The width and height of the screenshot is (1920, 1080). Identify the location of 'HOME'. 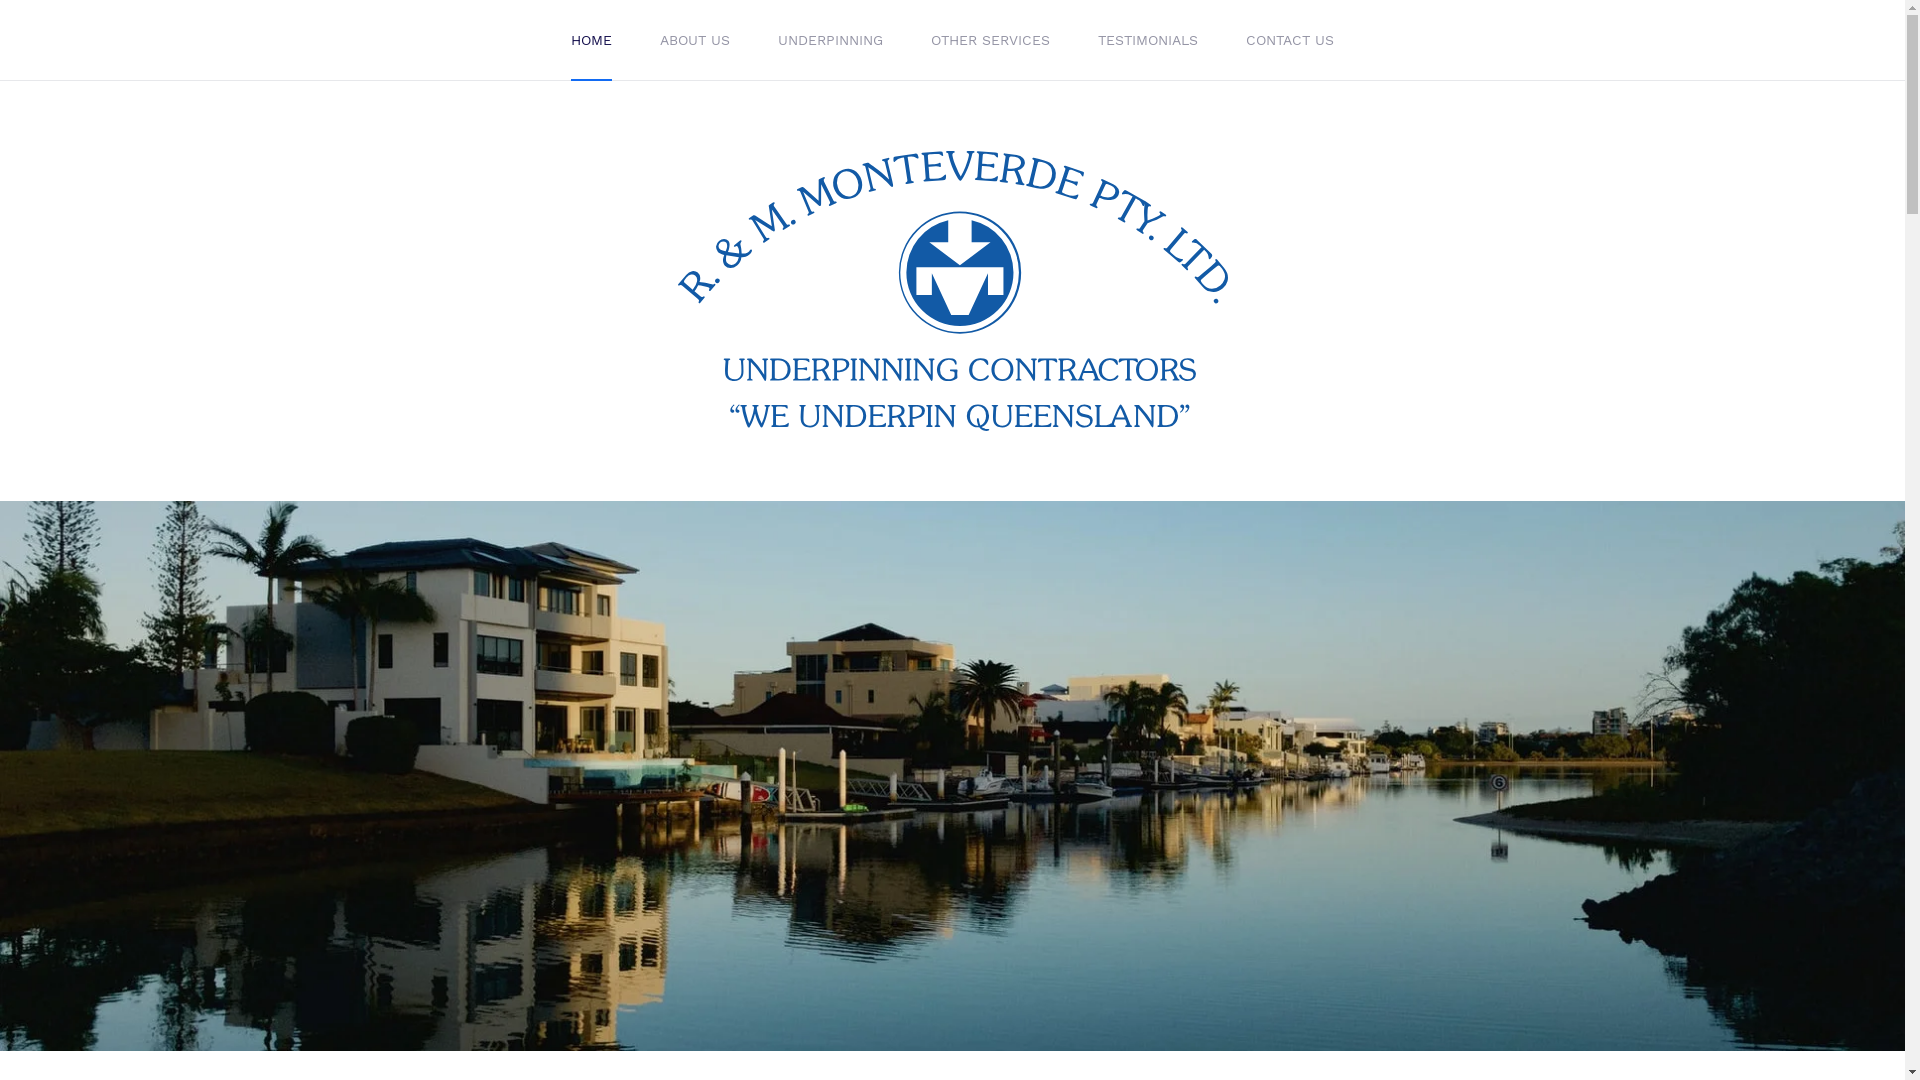
(590, 39).